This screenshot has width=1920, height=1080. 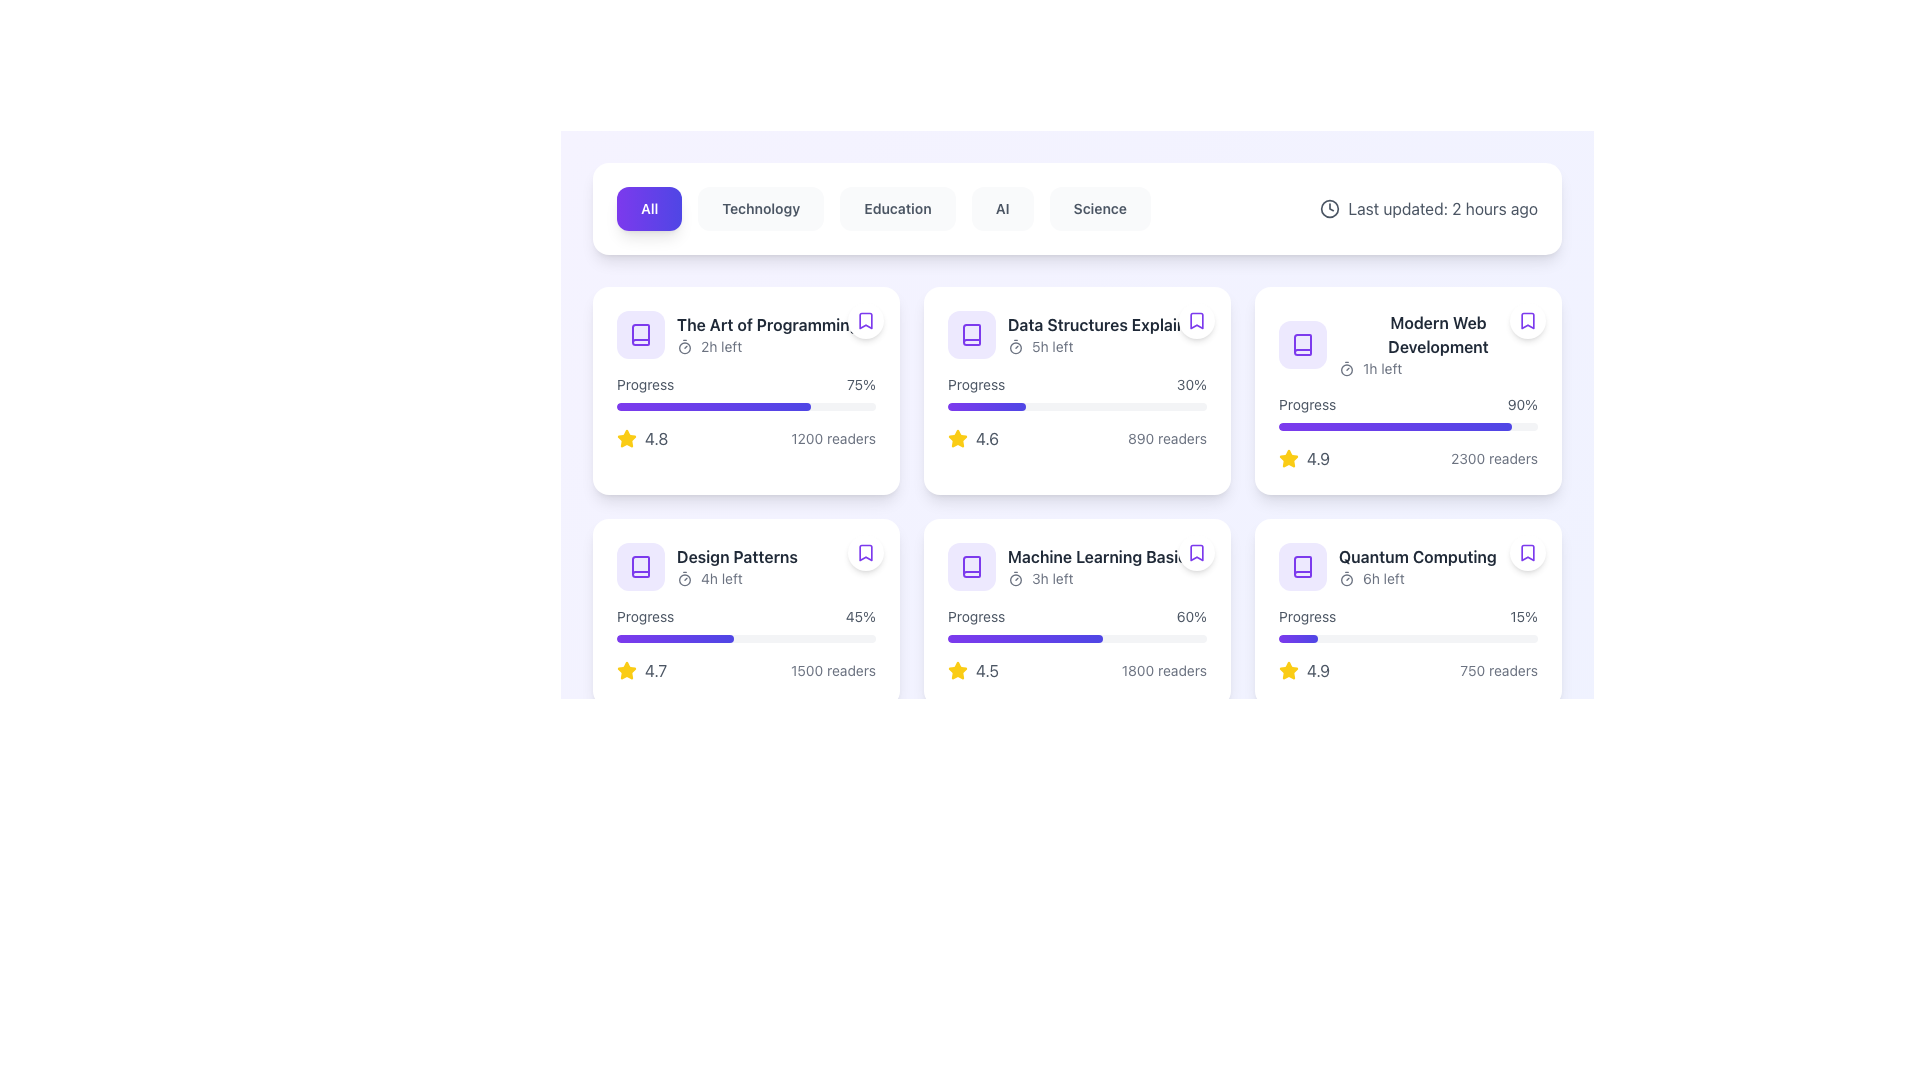 What do you see at coordinates (1302, 343) in the screenshot?
I see `decorative icon located at the top-left of the 'Modern Web Development' card in the second row and third column of the grid` at bounding box center [1302, 343].